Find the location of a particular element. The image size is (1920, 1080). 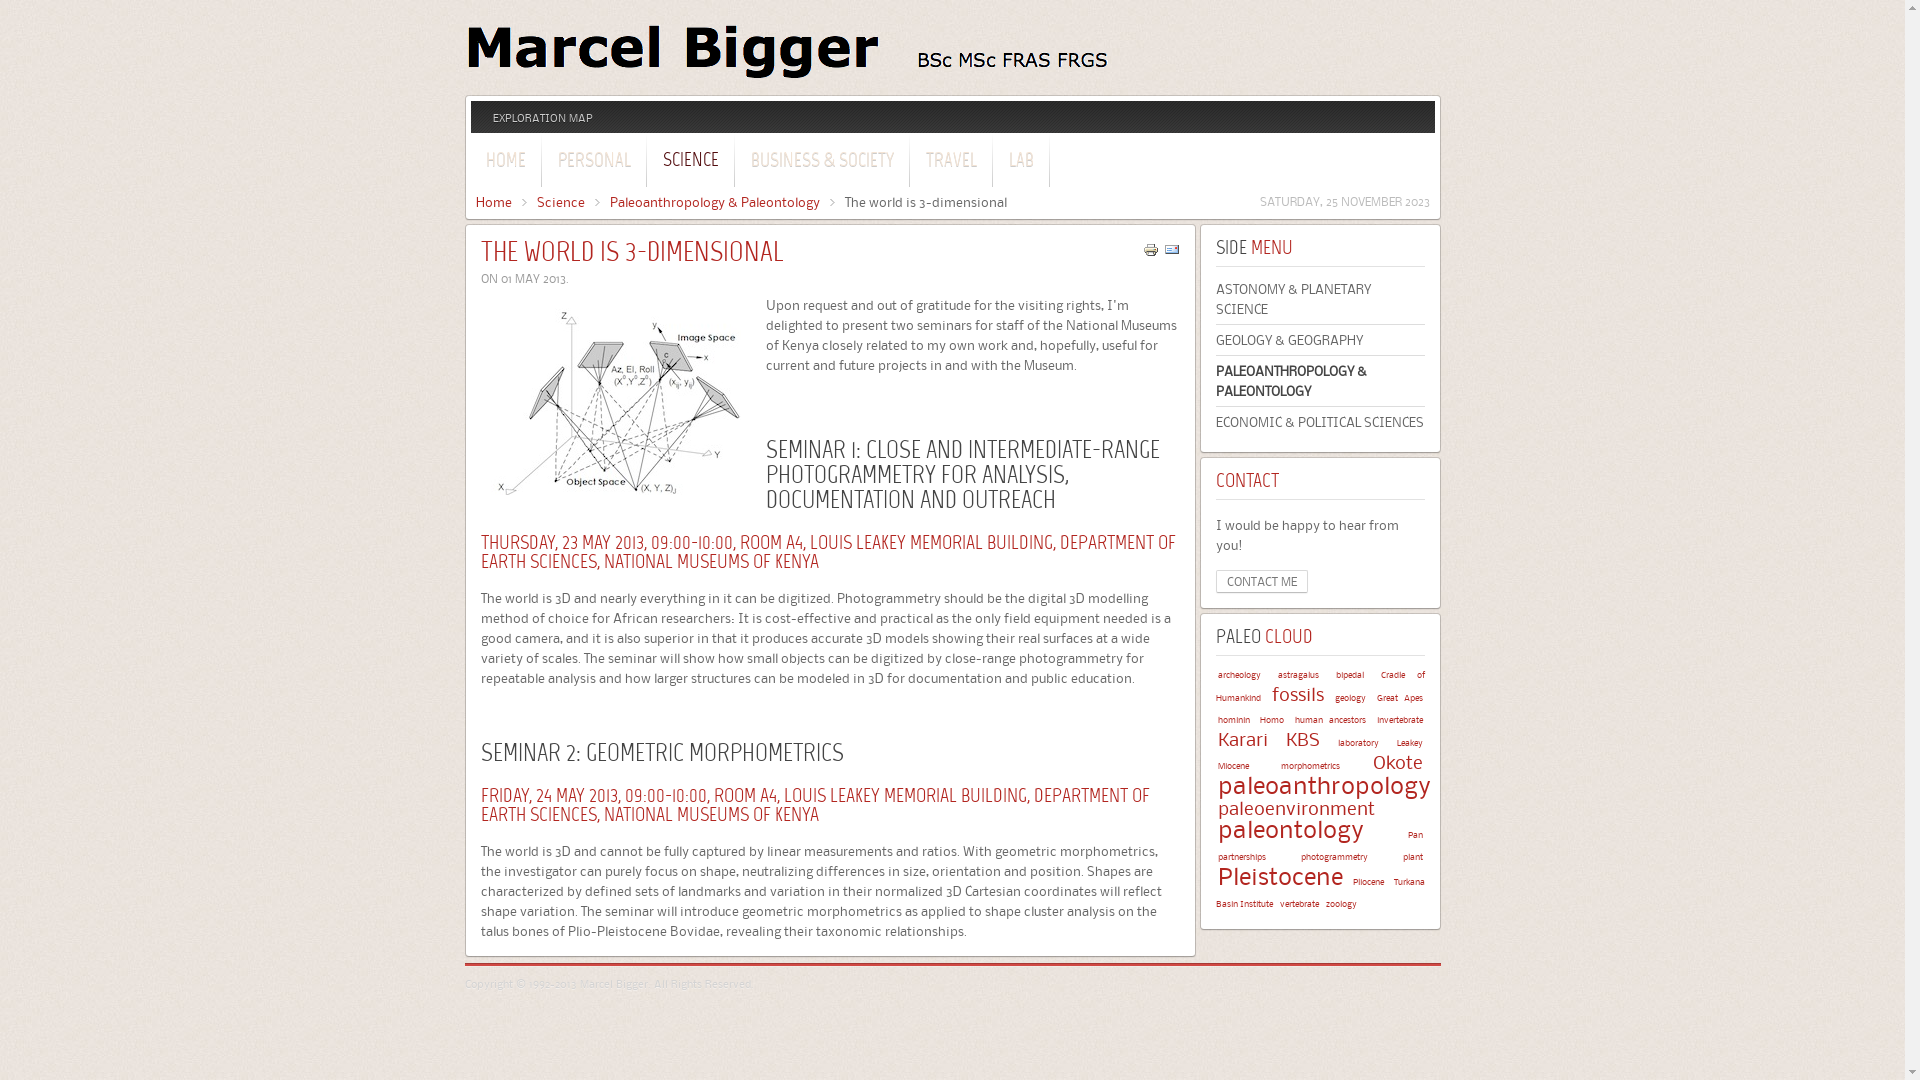

'Cradle of Humankind' is located at coordinates (1320, 685).